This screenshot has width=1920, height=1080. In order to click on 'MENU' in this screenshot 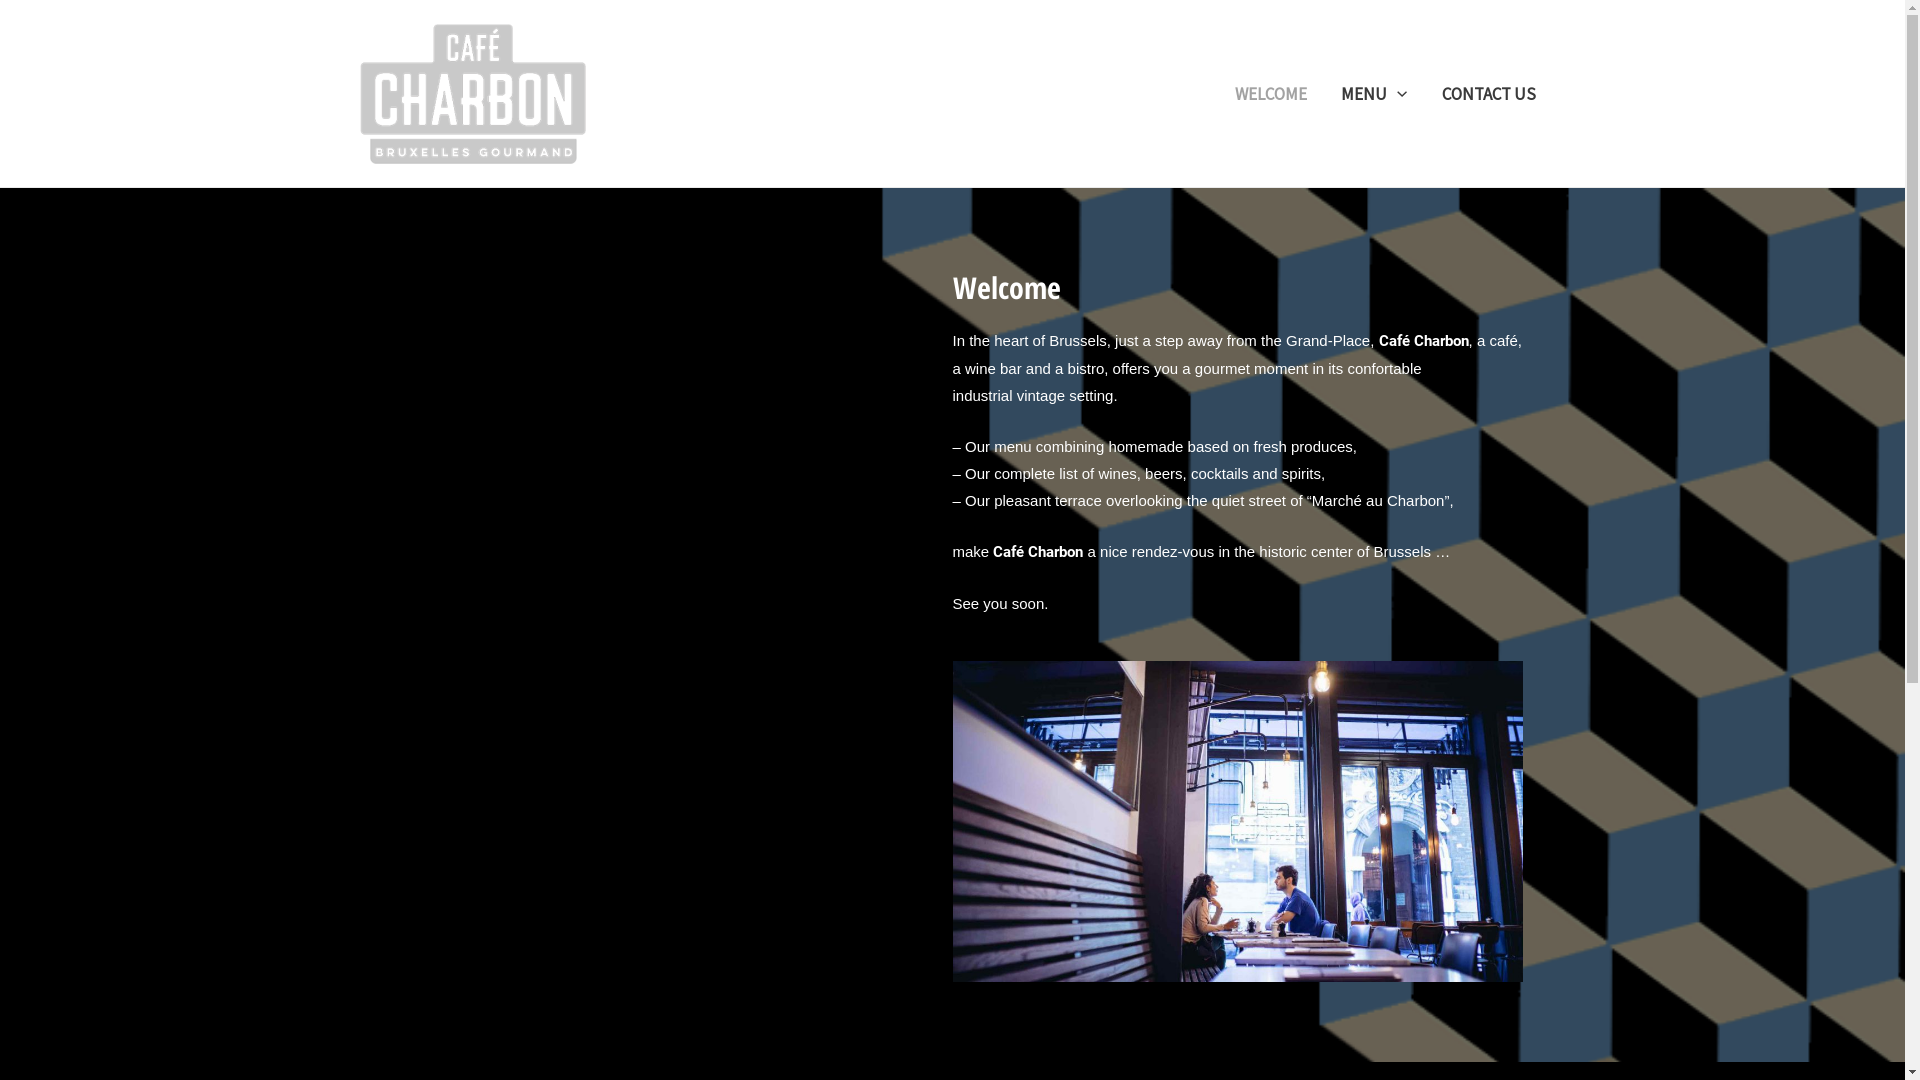, I will do `click(1324, 92)`.